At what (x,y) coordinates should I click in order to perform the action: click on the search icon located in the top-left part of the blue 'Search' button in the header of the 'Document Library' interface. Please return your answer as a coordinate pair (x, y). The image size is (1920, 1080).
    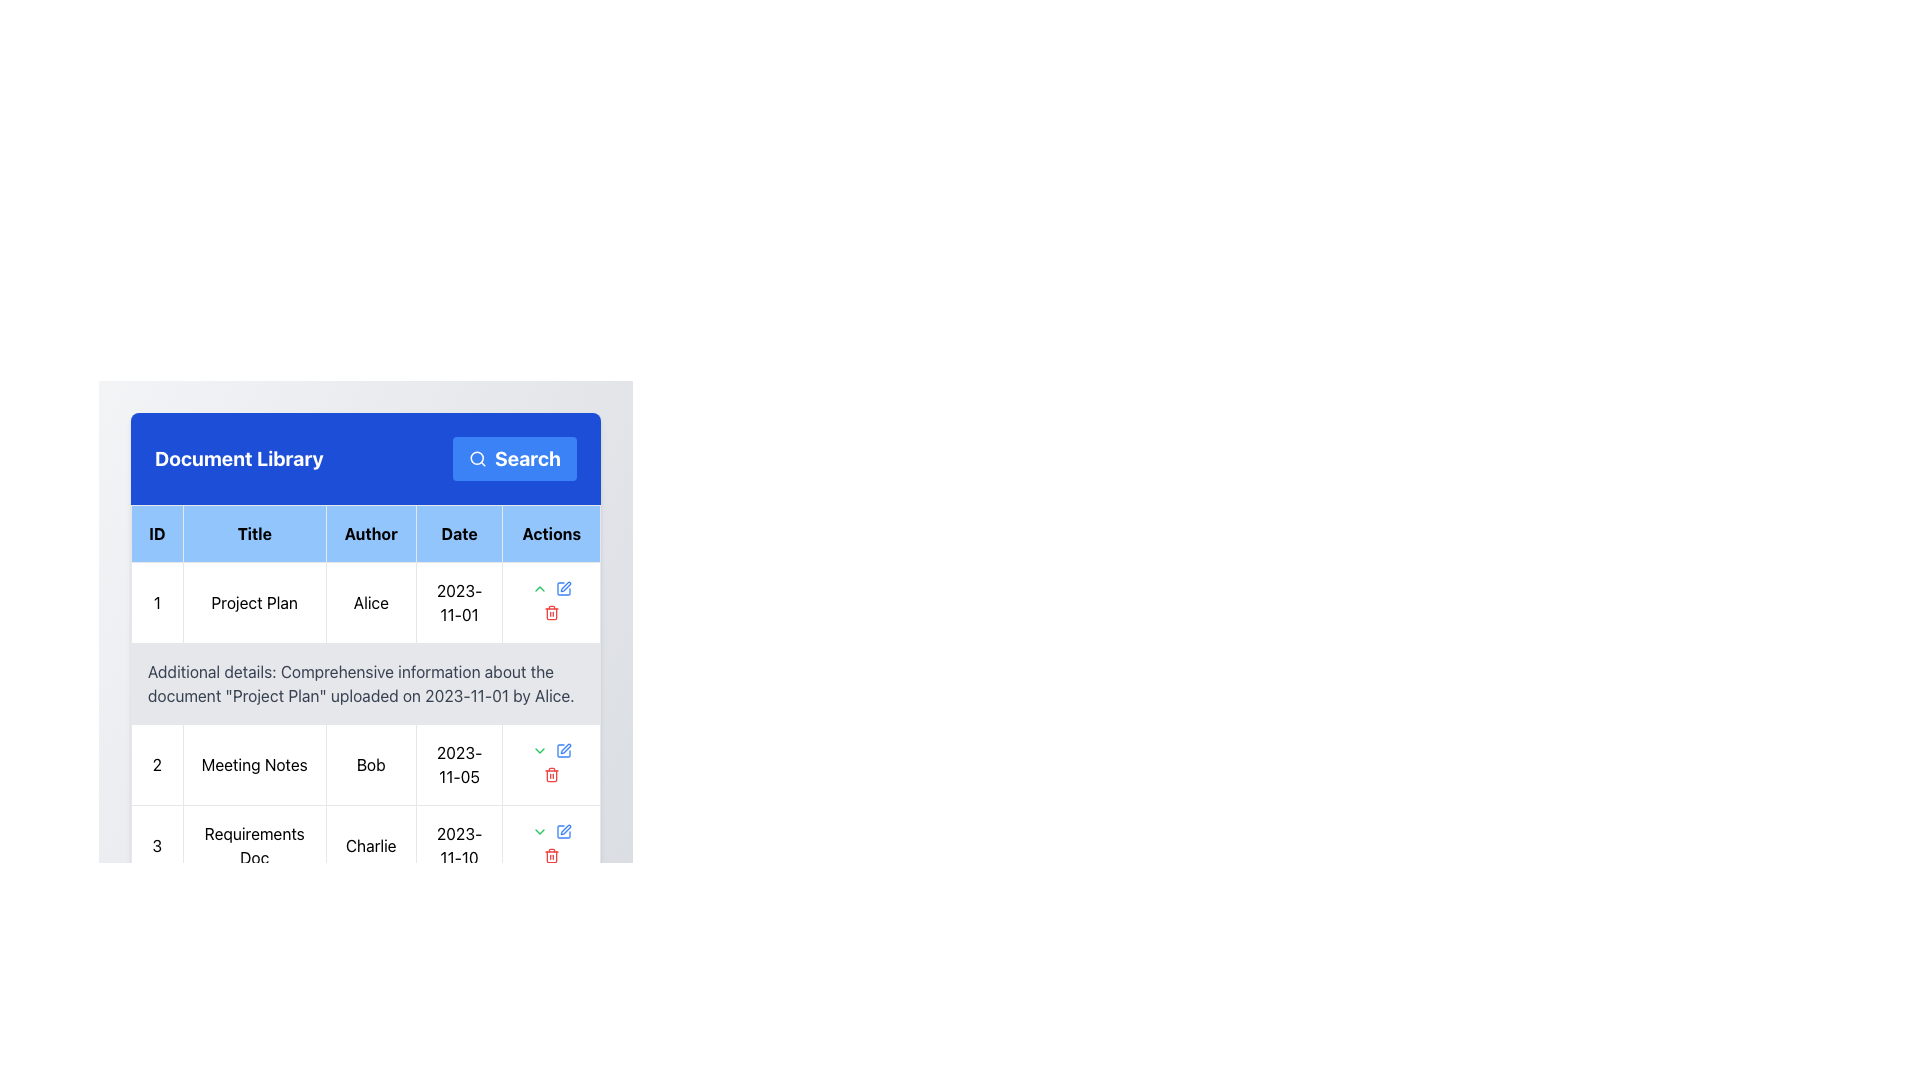
    Looking at the image, I should click on (476, 459).